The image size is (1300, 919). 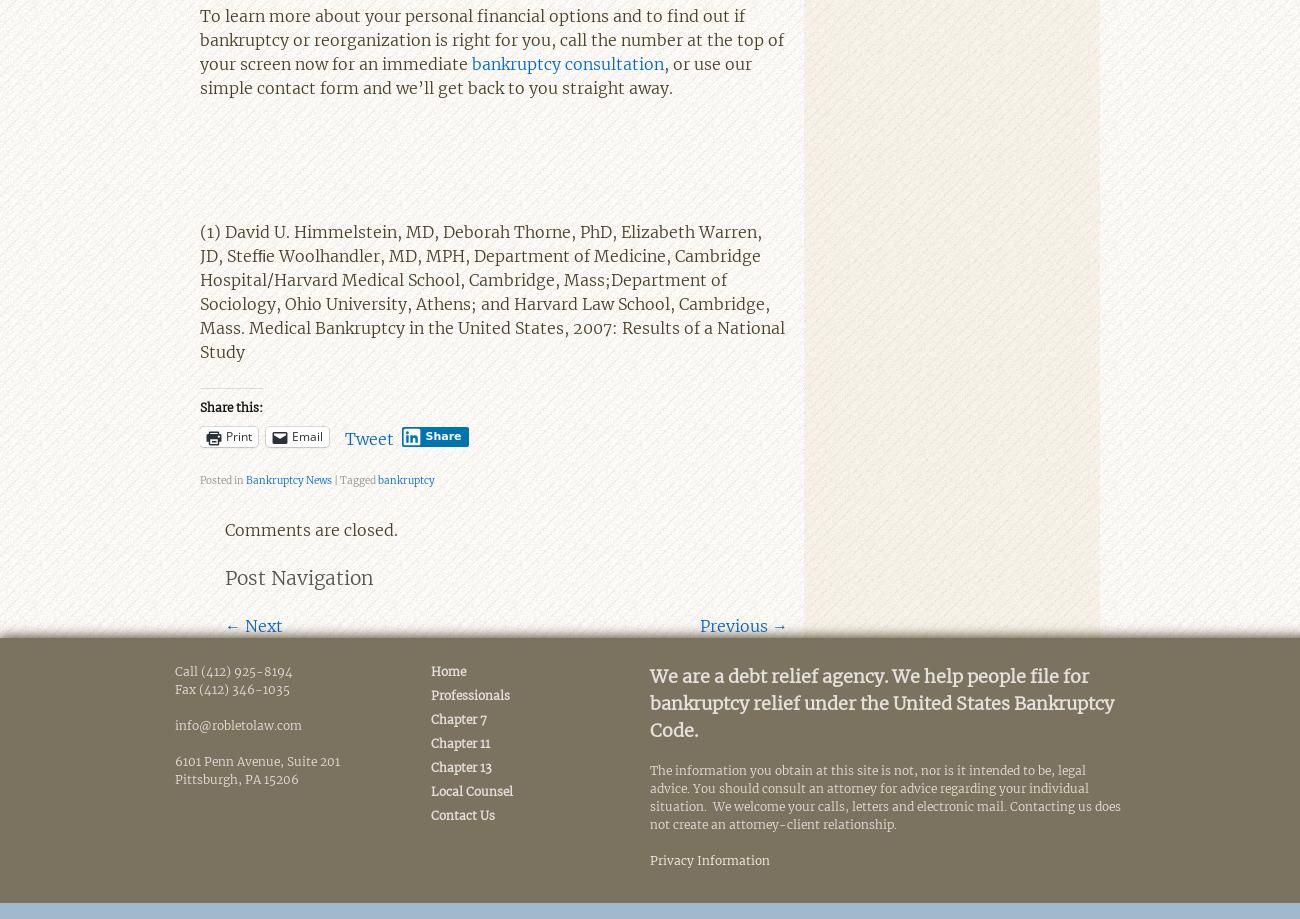 What do you see at coordinates (335, 478) in the screenshot?
I see `'|'` at bounding box center [335, 478].